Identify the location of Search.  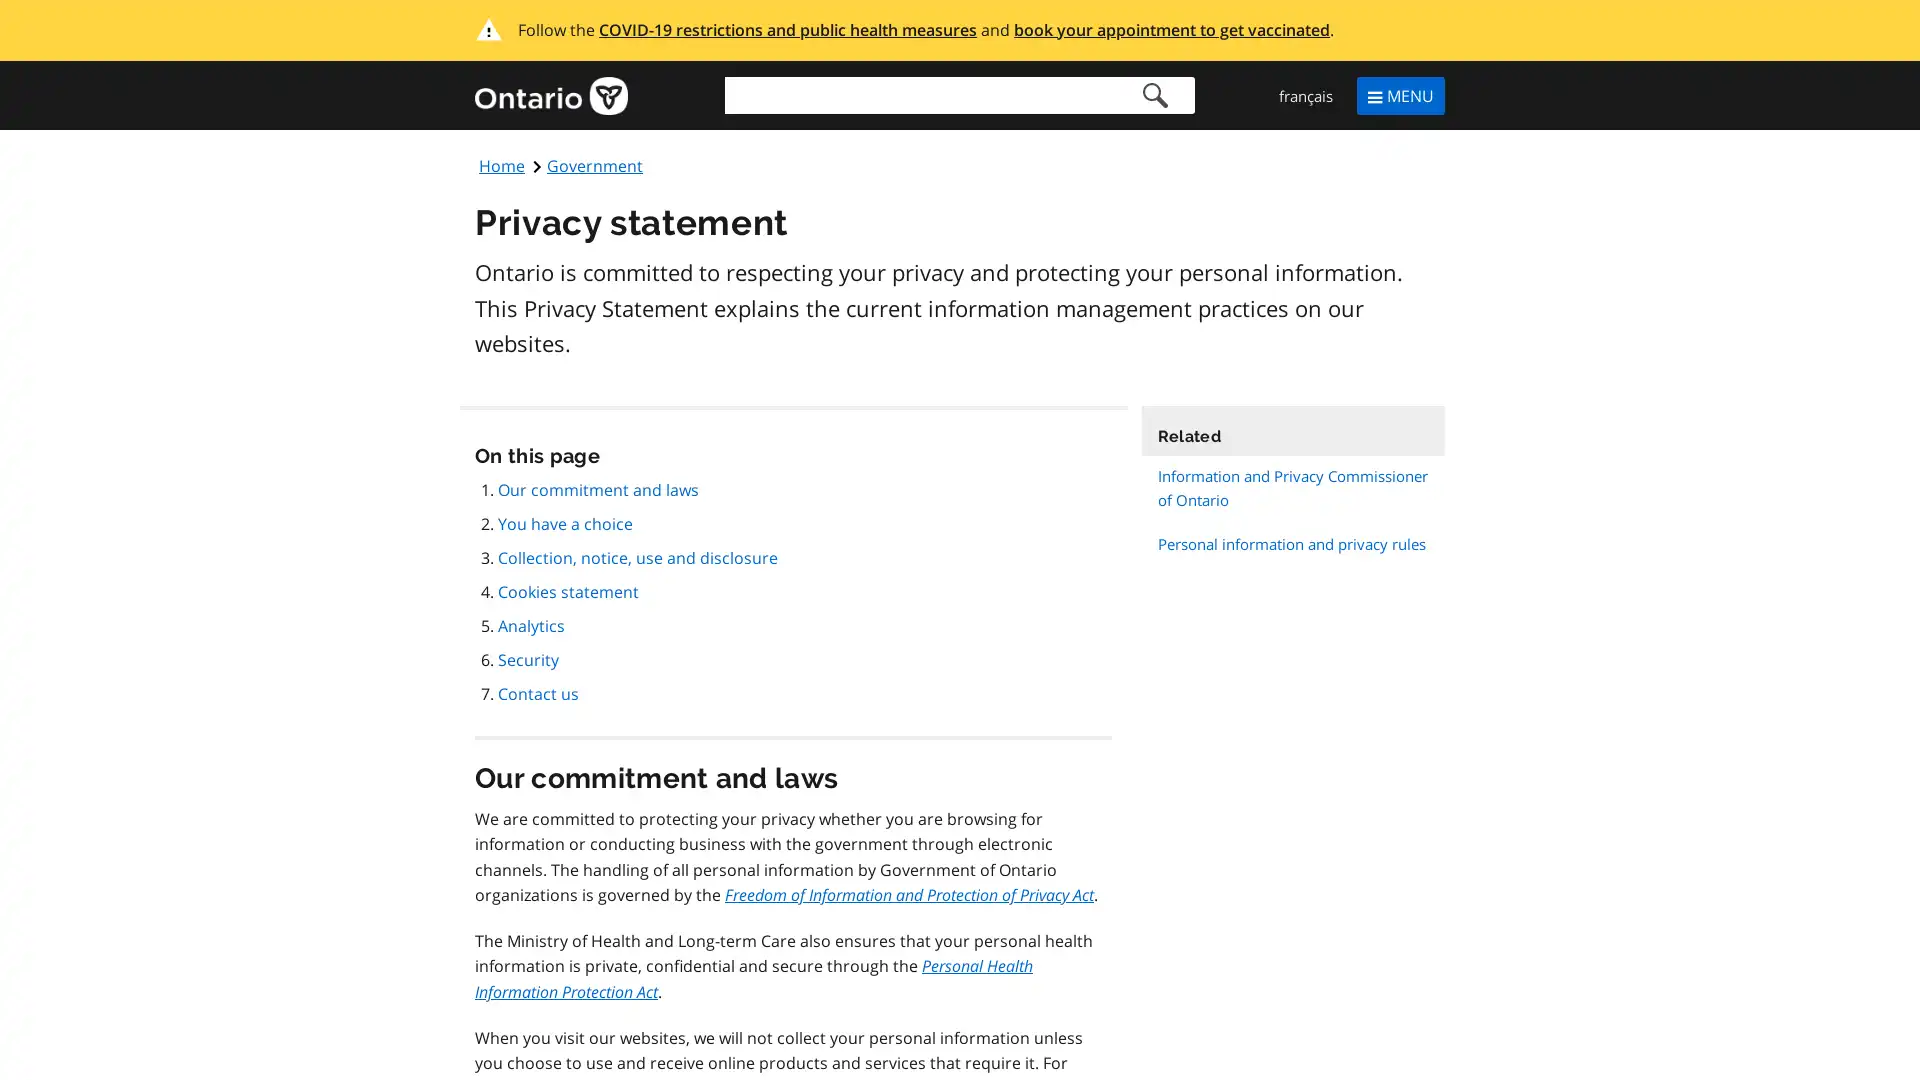
(1155, 94).